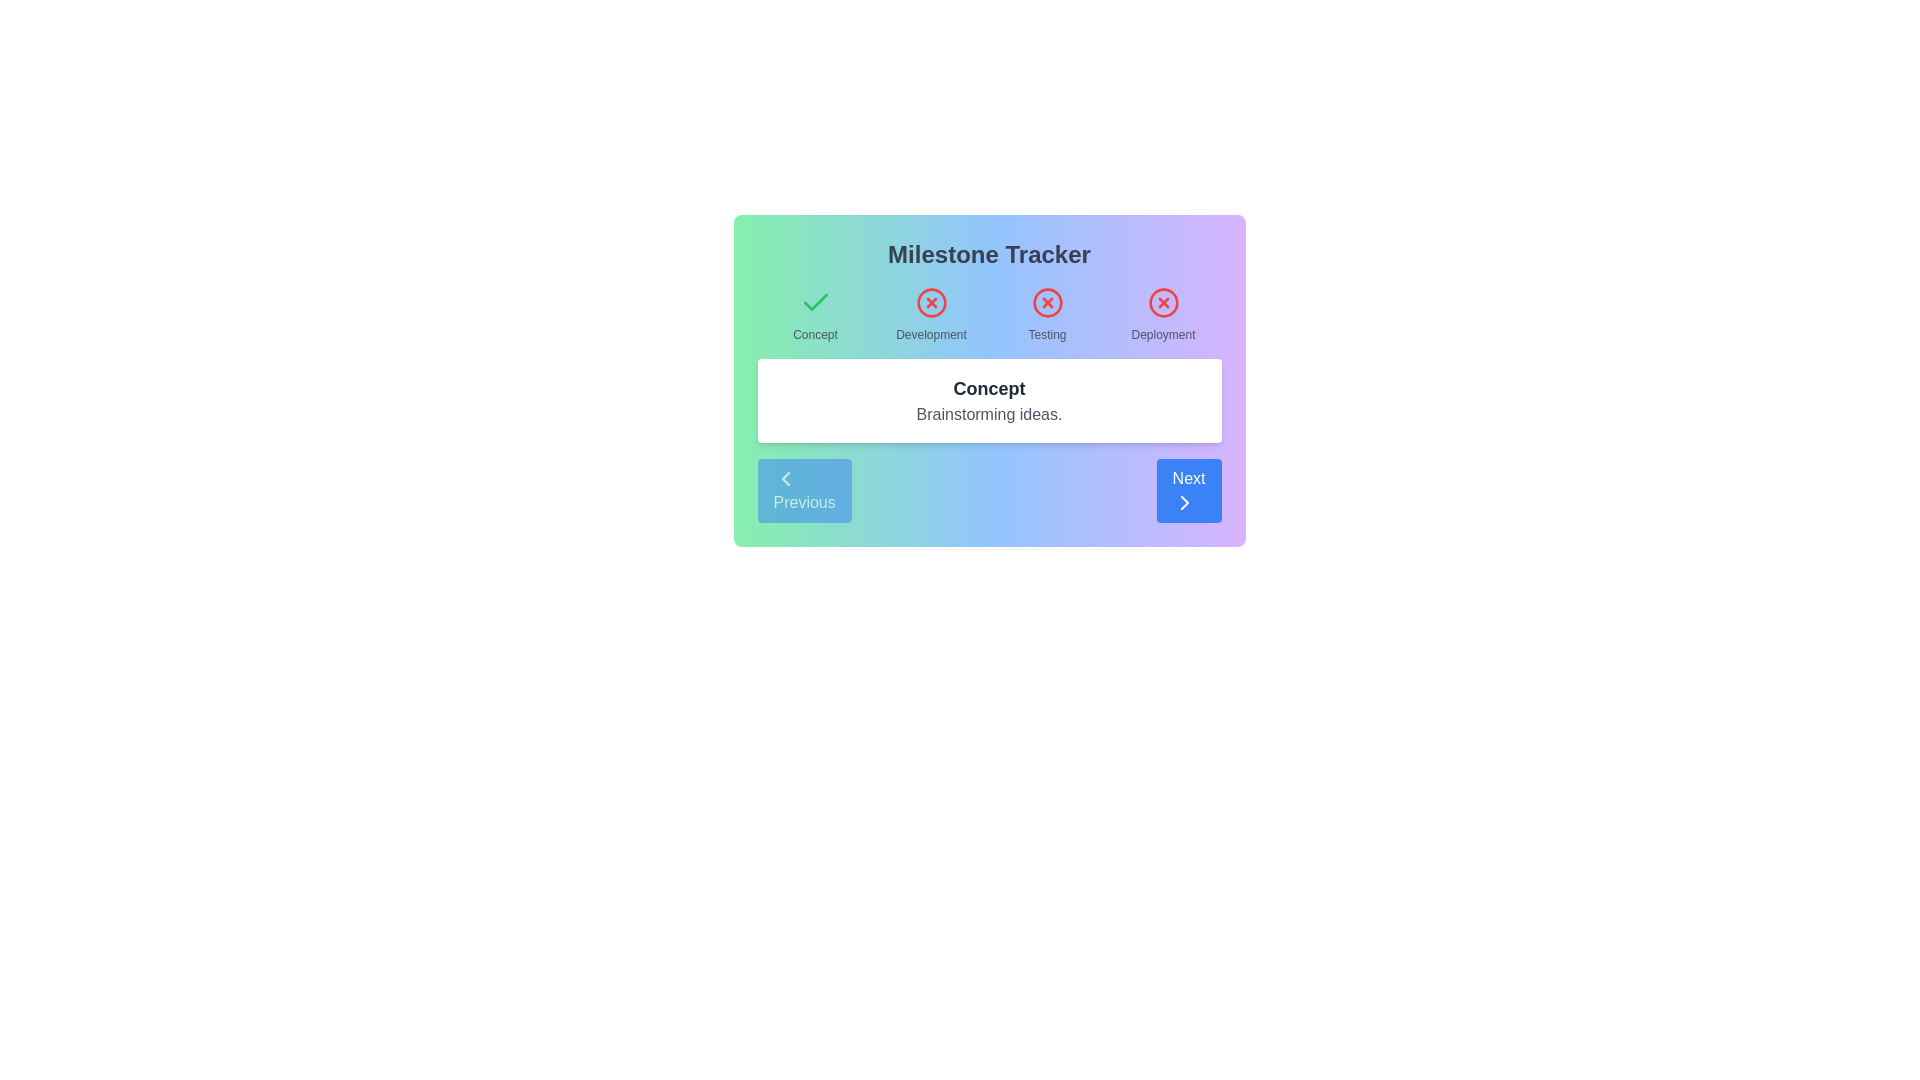  I want to click on the 'Previous' button, which is a rectangular button with rounded corners, blue background, and white text, located near the bottom center of the interface, so click(804, 490).